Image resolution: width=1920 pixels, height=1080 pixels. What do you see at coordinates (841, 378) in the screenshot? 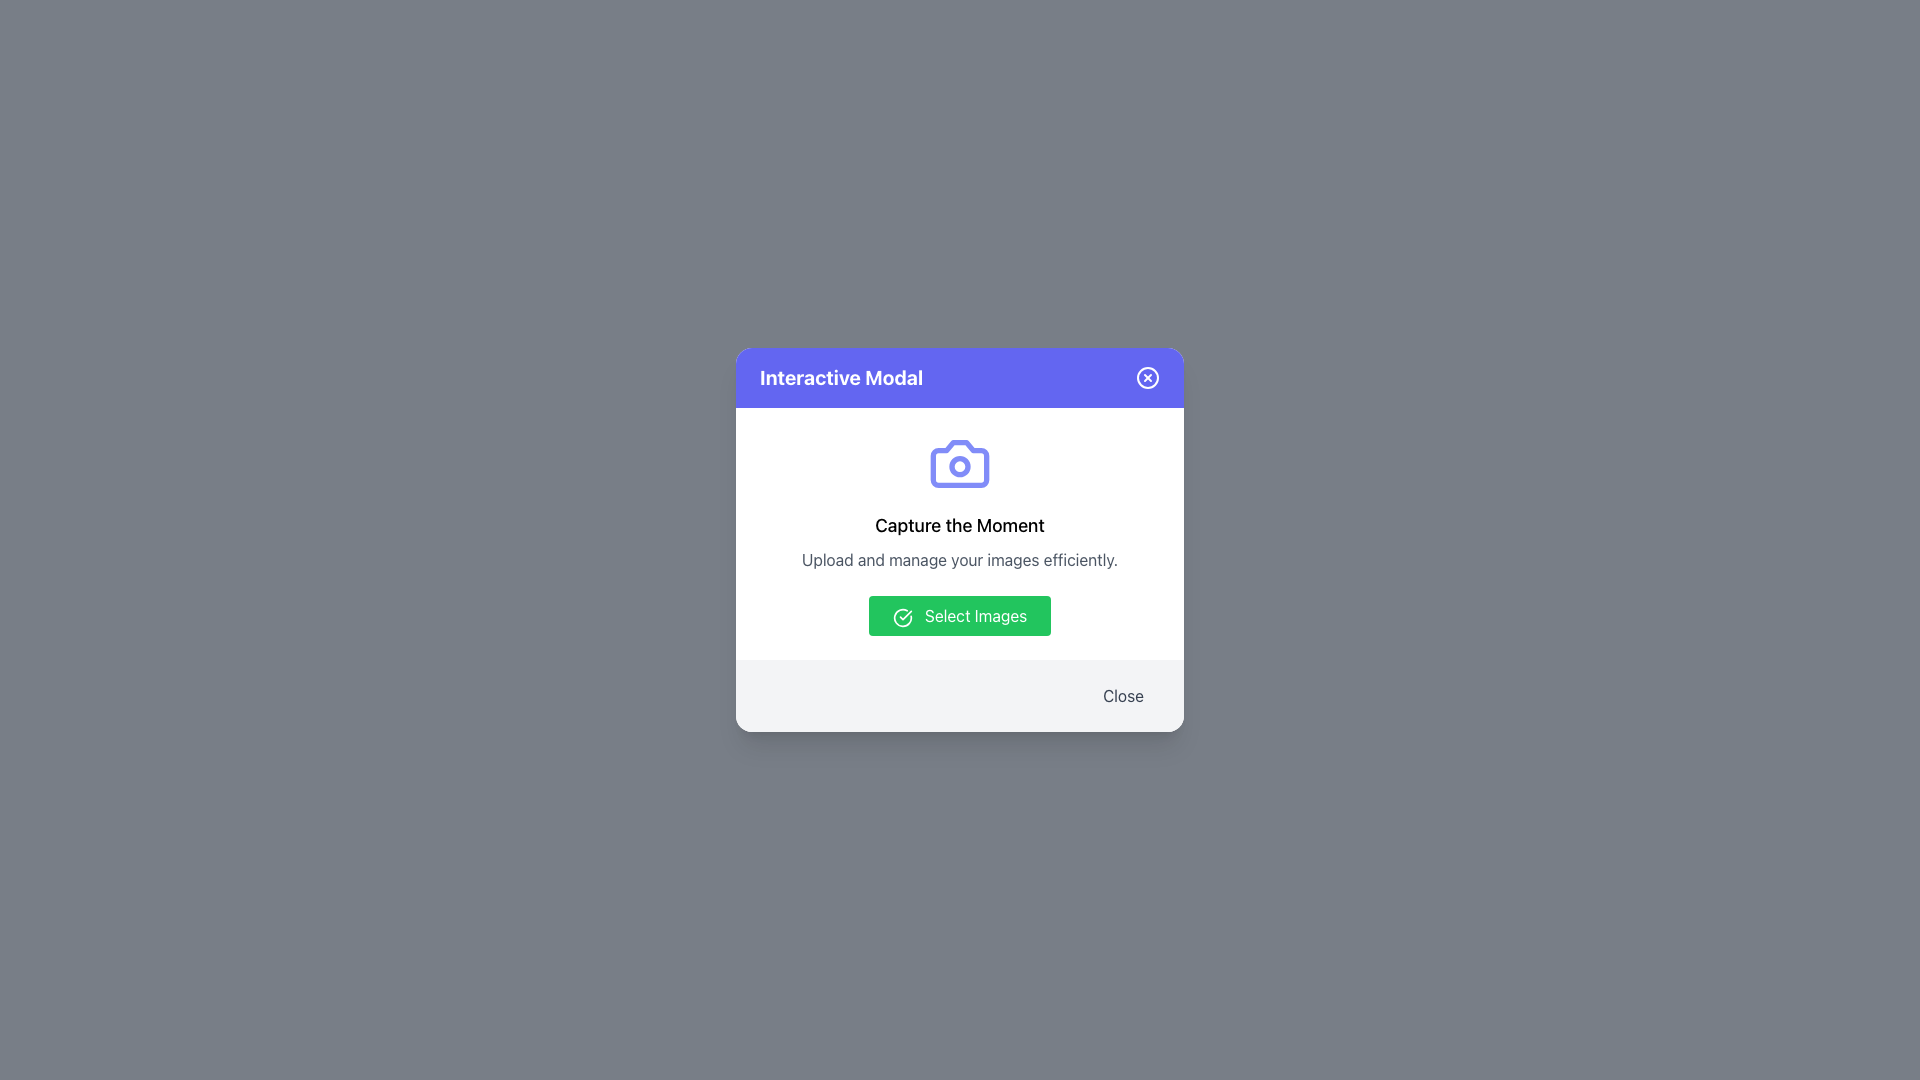
I see `the static text element that serves as the title of the modal window, which is centrally positioned in the header bar and aligned to the left of the 'x' close button` at bounding box center [841, 378].